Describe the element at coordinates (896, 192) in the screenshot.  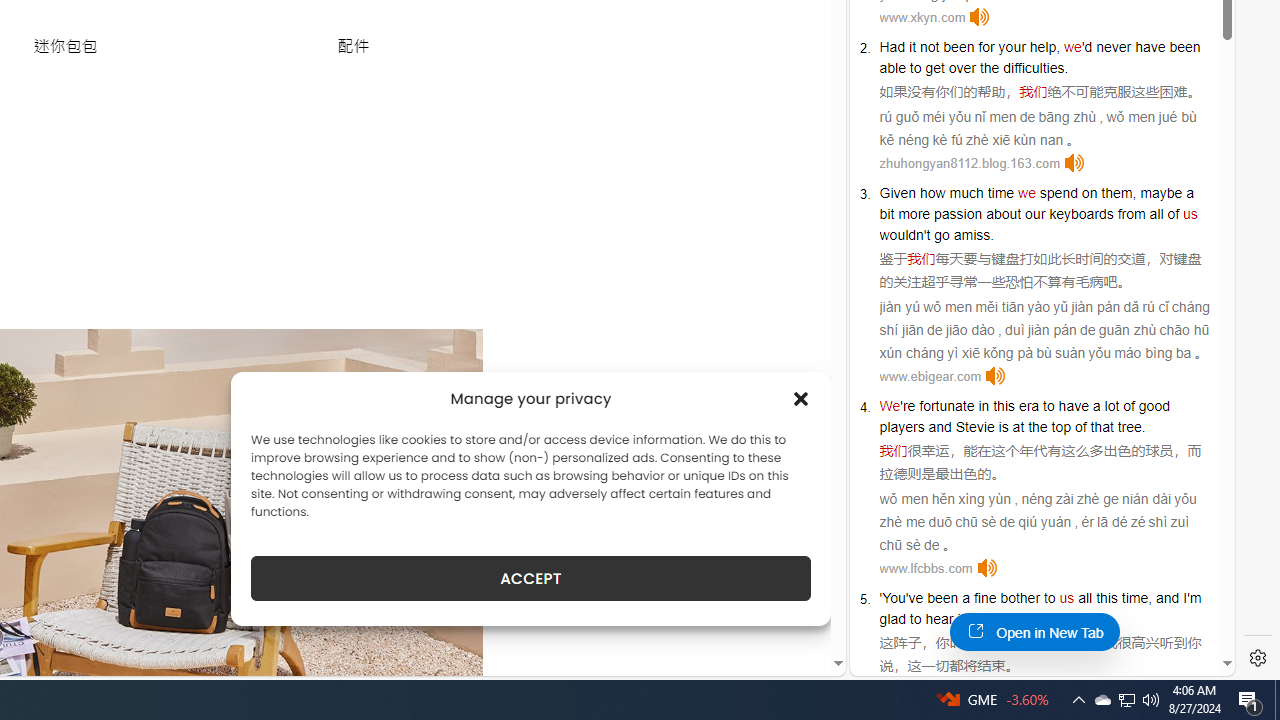
I see `'Given'` at that location.